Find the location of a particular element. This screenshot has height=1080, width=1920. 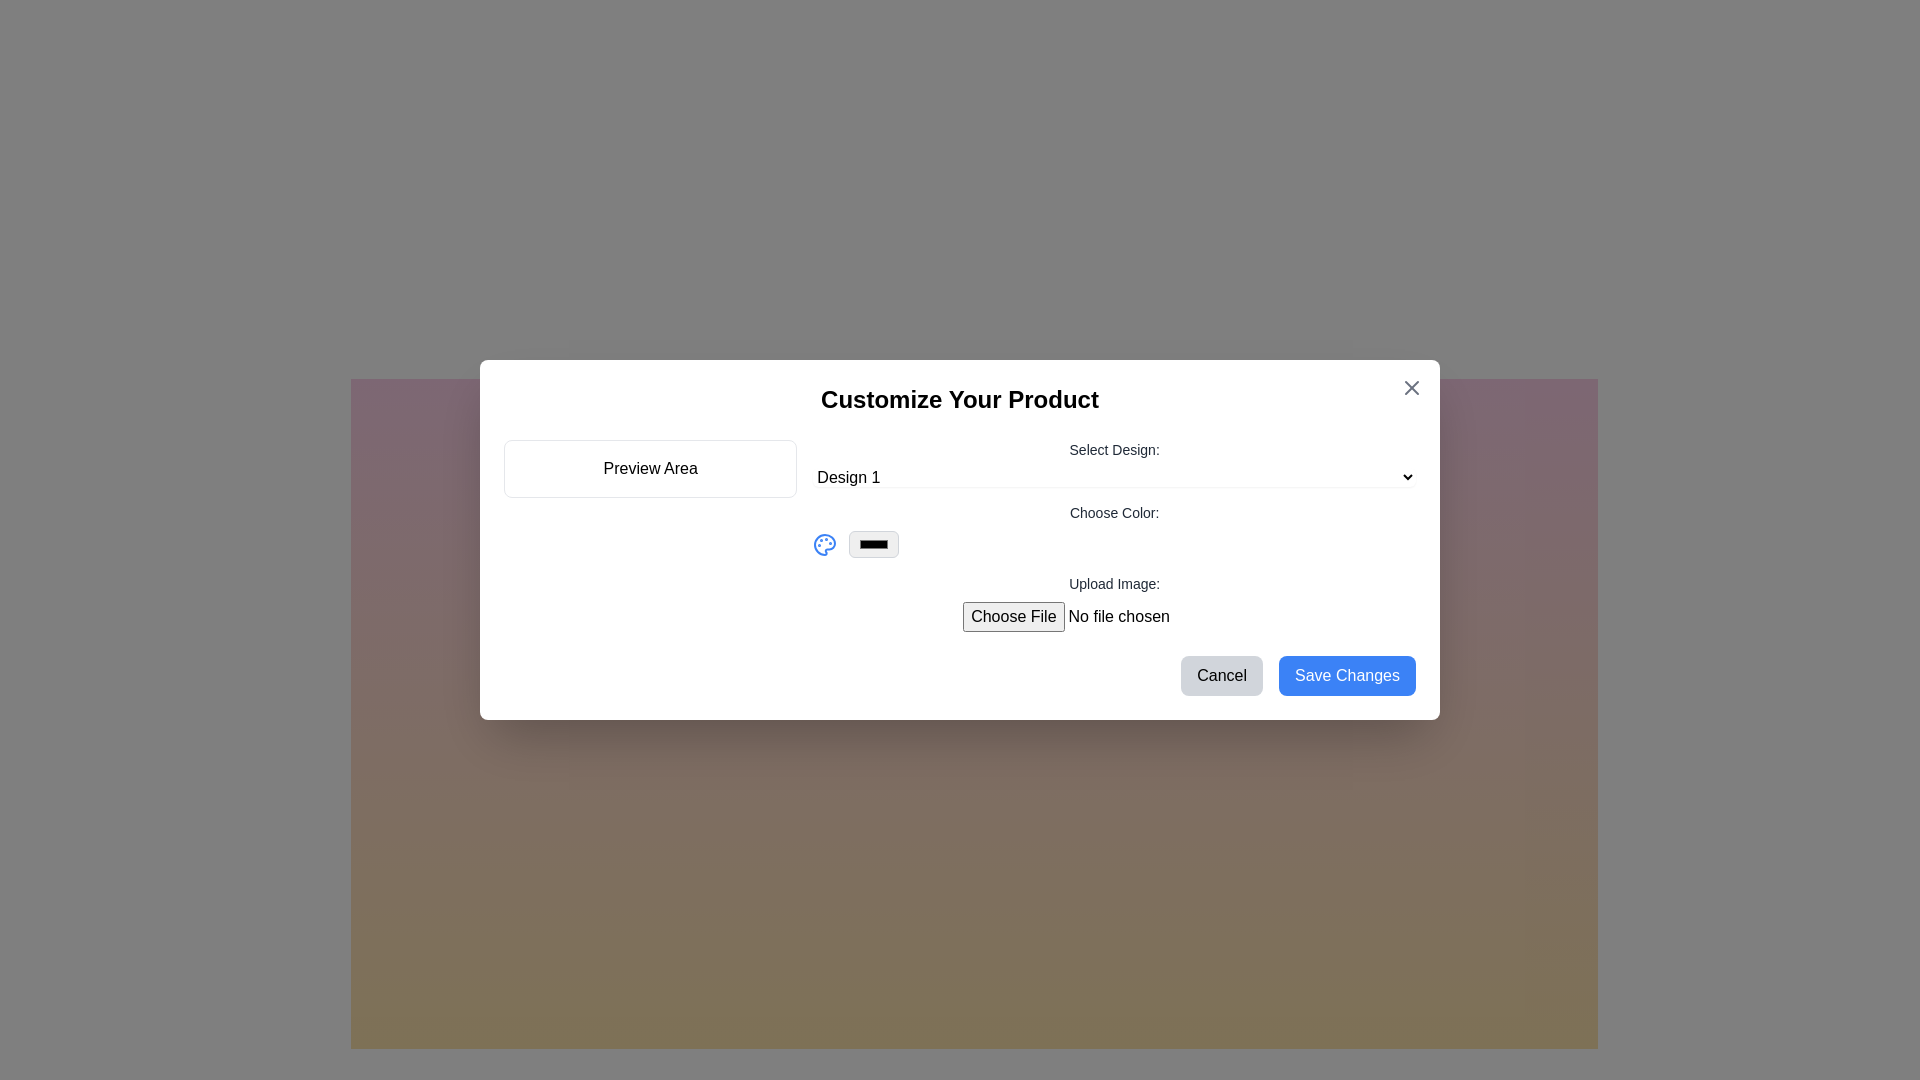

an option from the dropdown menu located at the top center of the form under the title 'Customize Your Product' is located at coordinates (1113, 463).